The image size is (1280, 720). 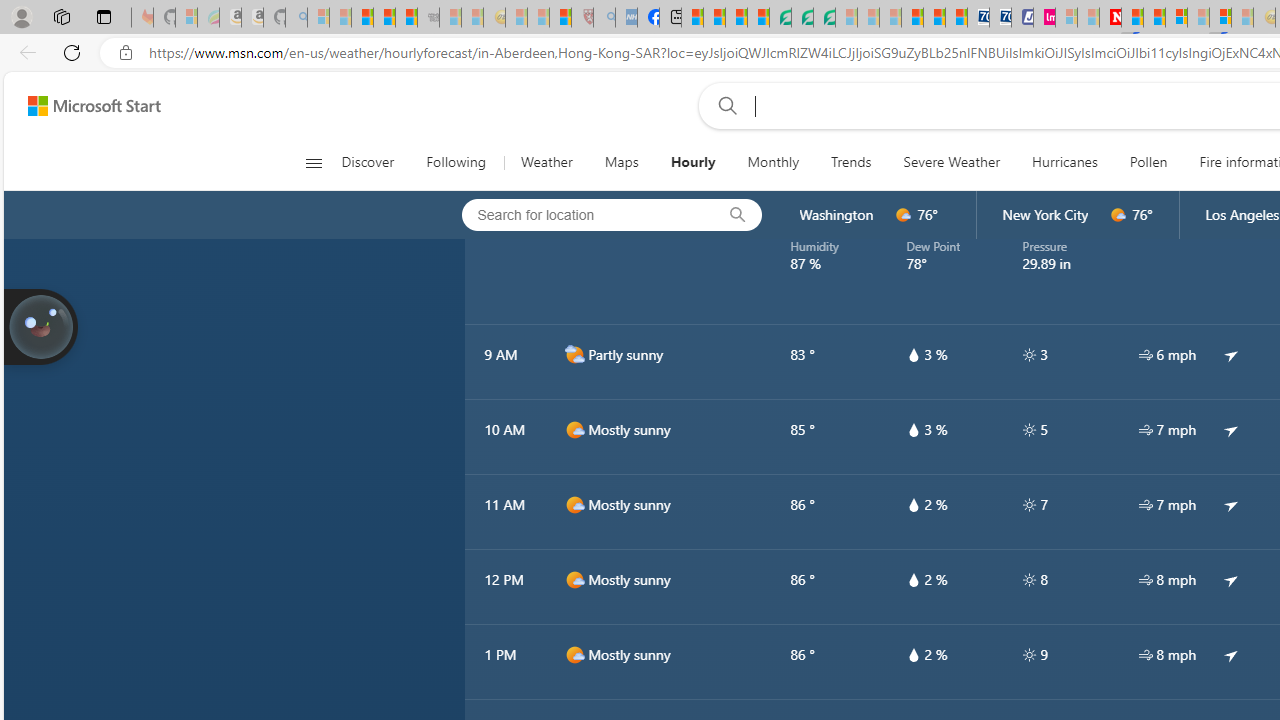 What do you see at coordinates (560, 17) in the screenshot?
I see `'Local - MSN'` at bounding box center [560, 17].